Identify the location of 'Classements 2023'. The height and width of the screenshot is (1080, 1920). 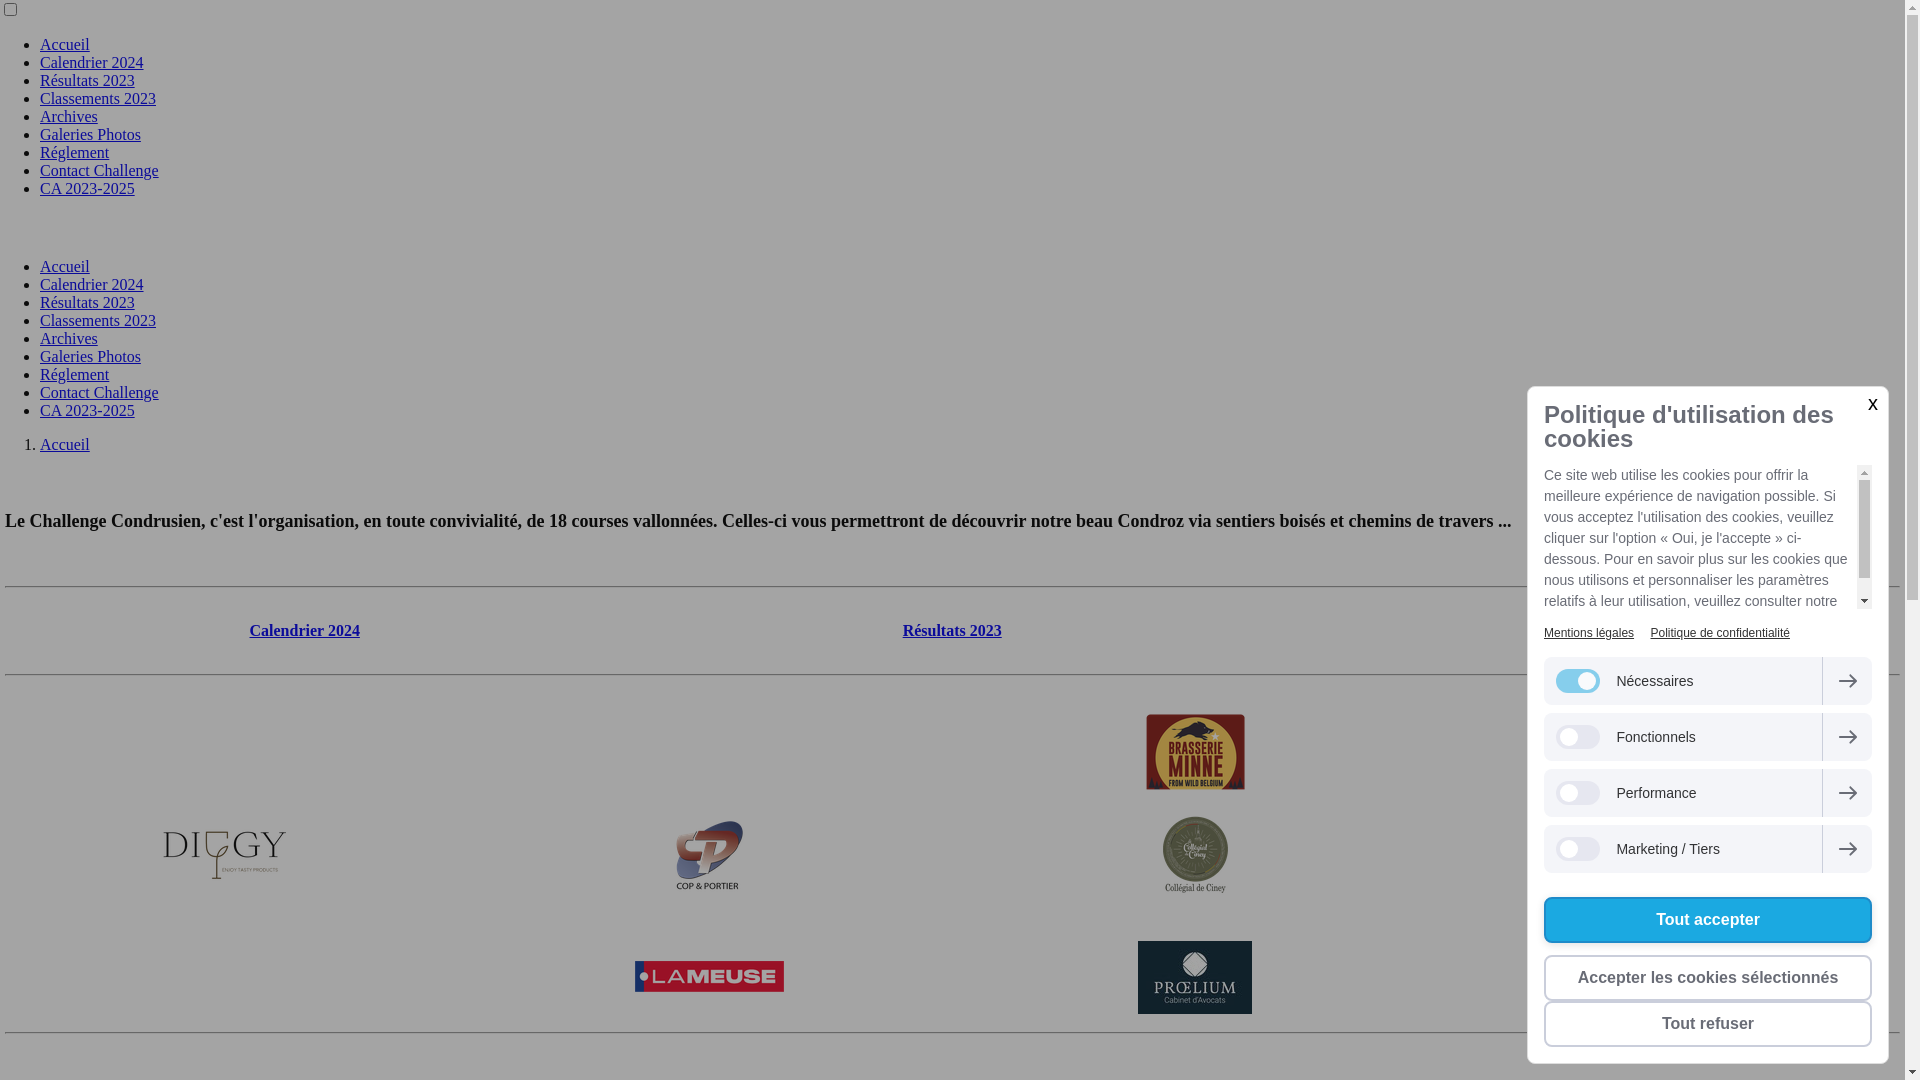
(96, 98).